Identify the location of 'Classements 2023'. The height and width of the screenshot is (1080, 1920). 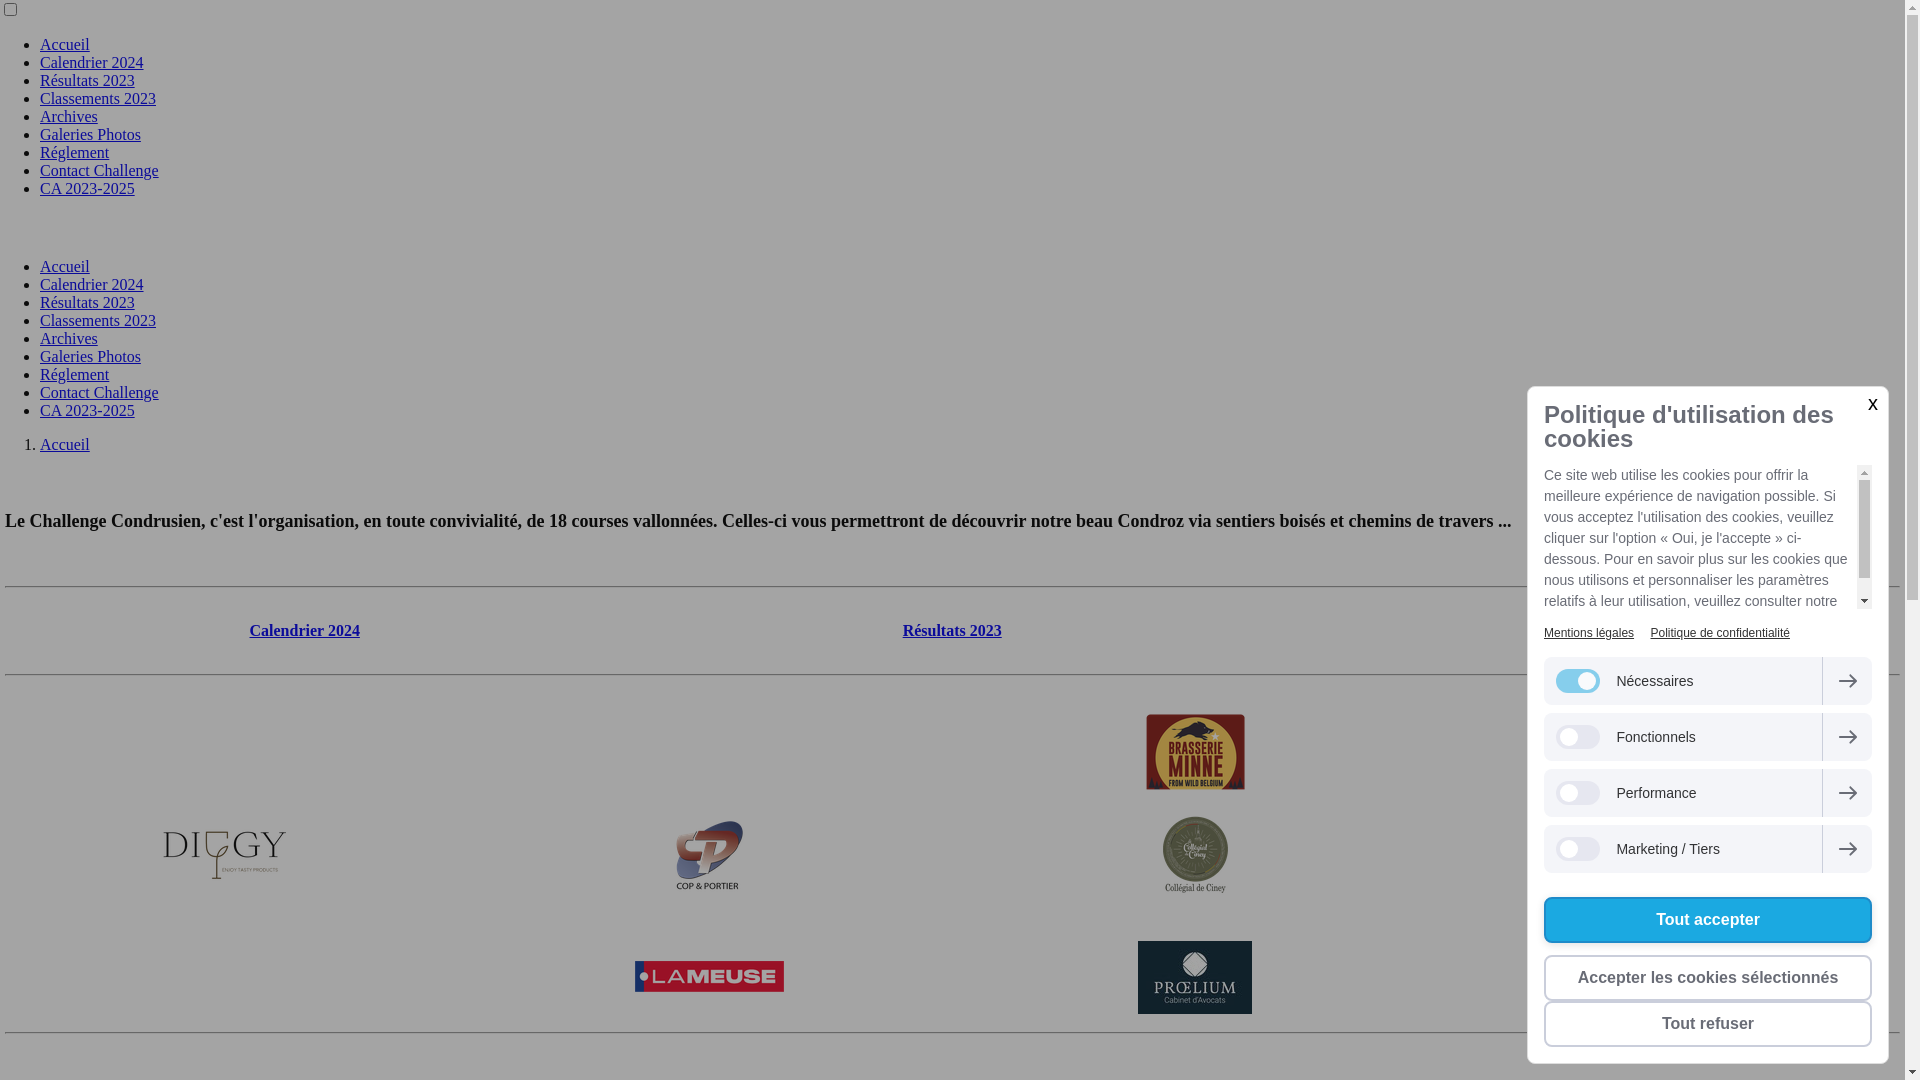
(96, 98).